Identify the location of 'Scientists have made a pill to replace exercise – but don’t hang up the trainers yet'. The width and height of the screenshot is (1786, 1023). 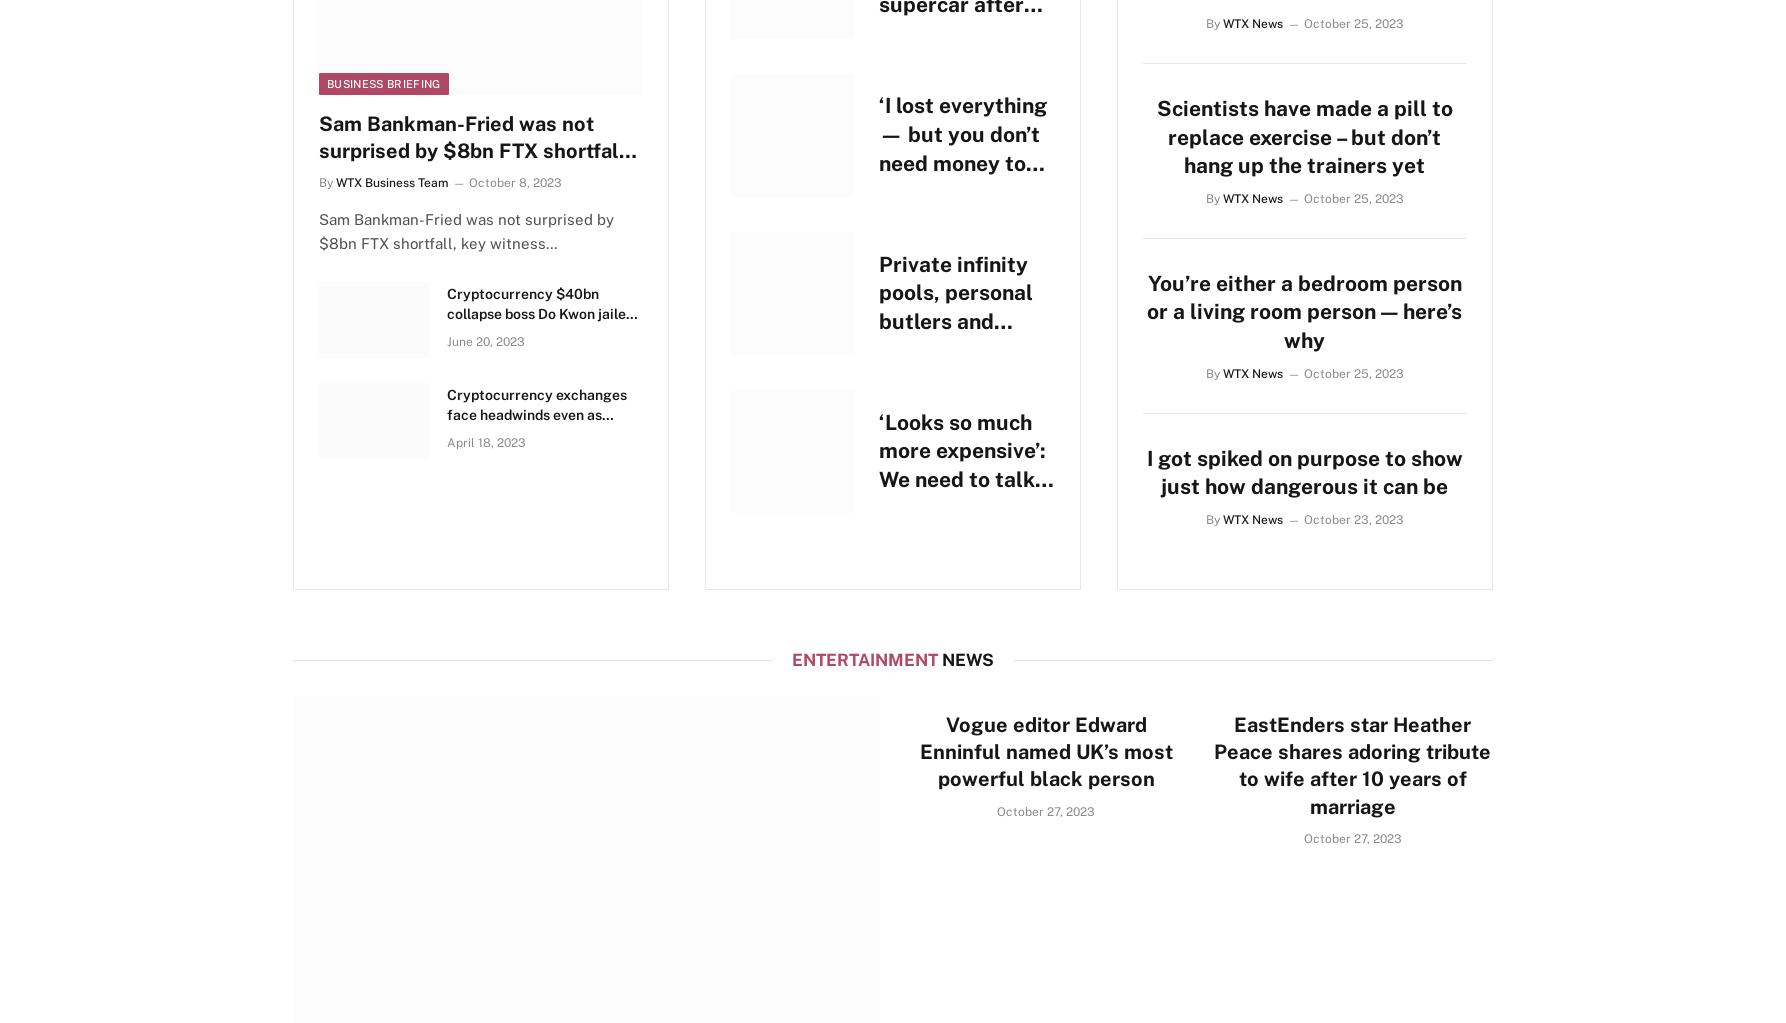
(1303, 135).